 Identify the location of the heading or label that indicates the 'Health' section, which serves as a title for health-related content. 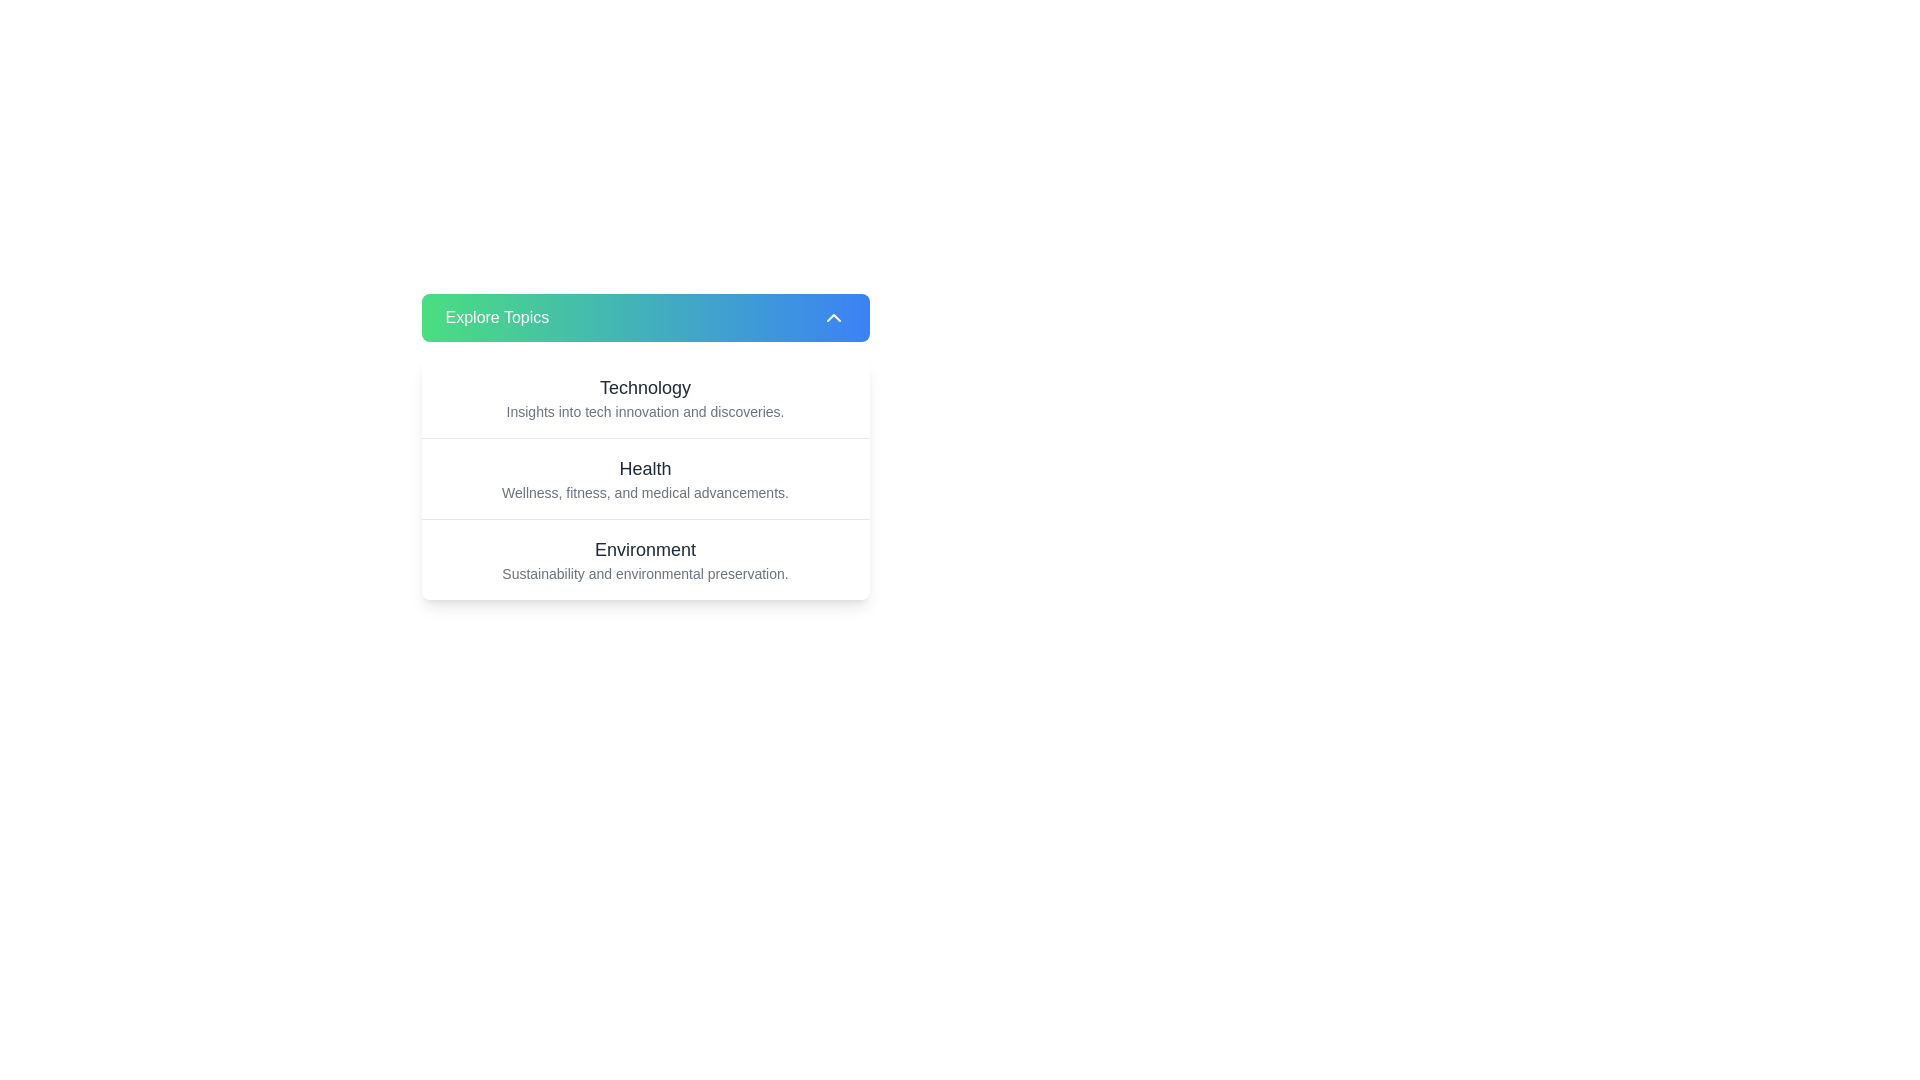
(645, 469).